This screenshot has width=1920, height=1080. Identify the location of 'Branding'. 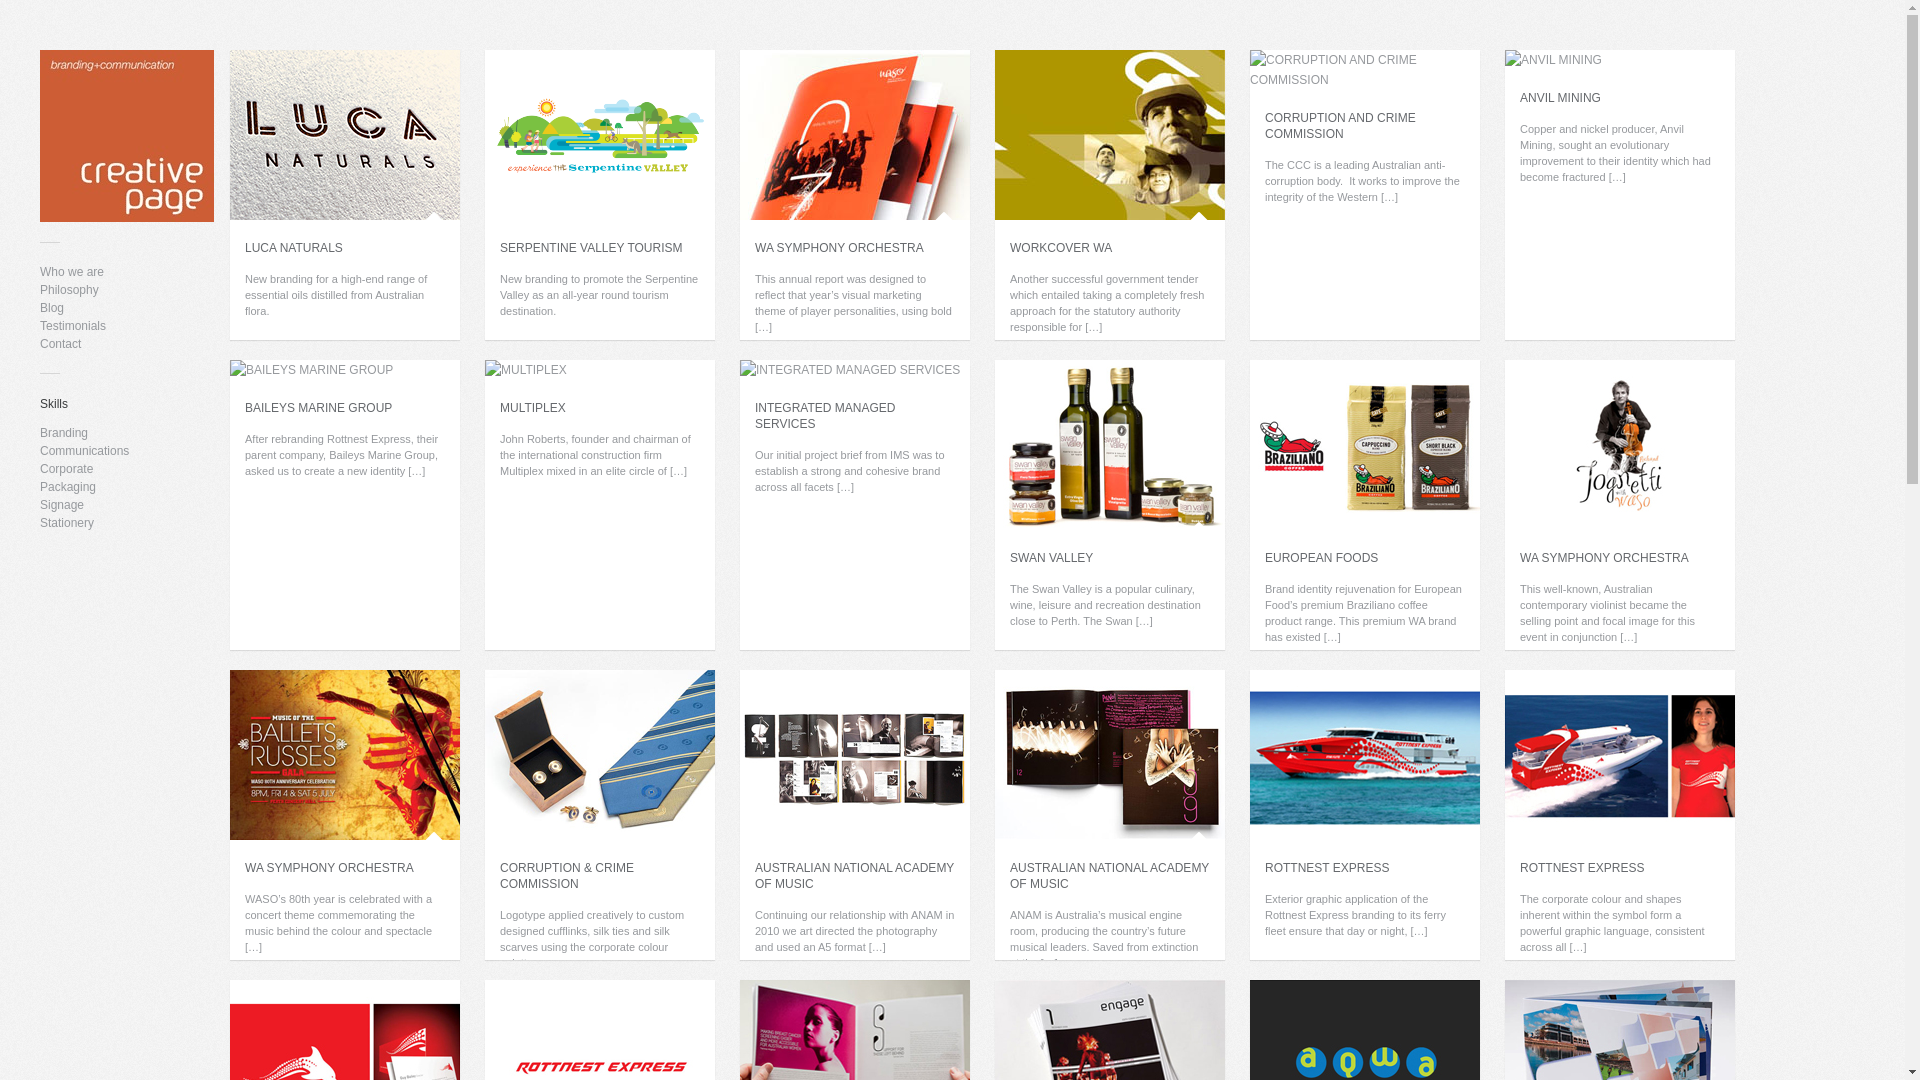
(39, 431).